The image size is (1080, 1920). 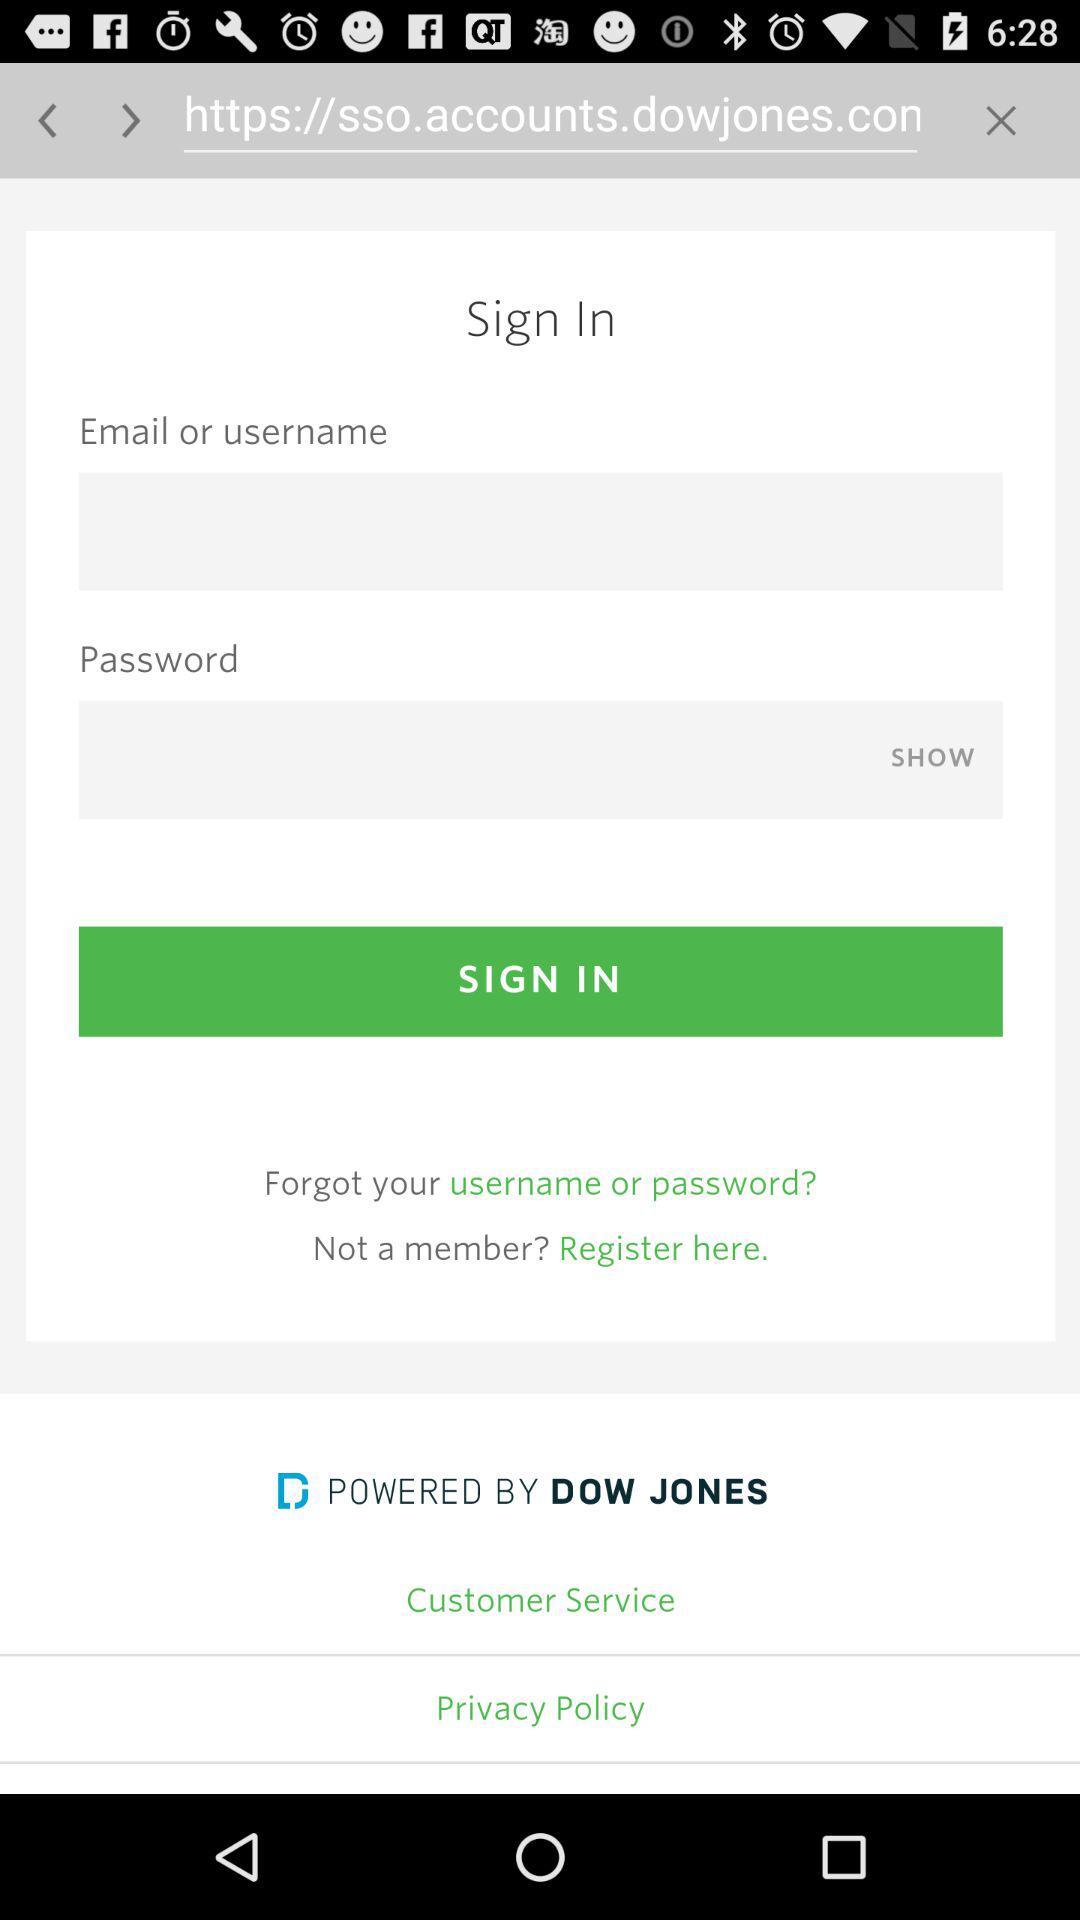 What do you see at coordinates (540, 986) in the screenshot?
I see `for advertisement` at bounding box center [540, 986].